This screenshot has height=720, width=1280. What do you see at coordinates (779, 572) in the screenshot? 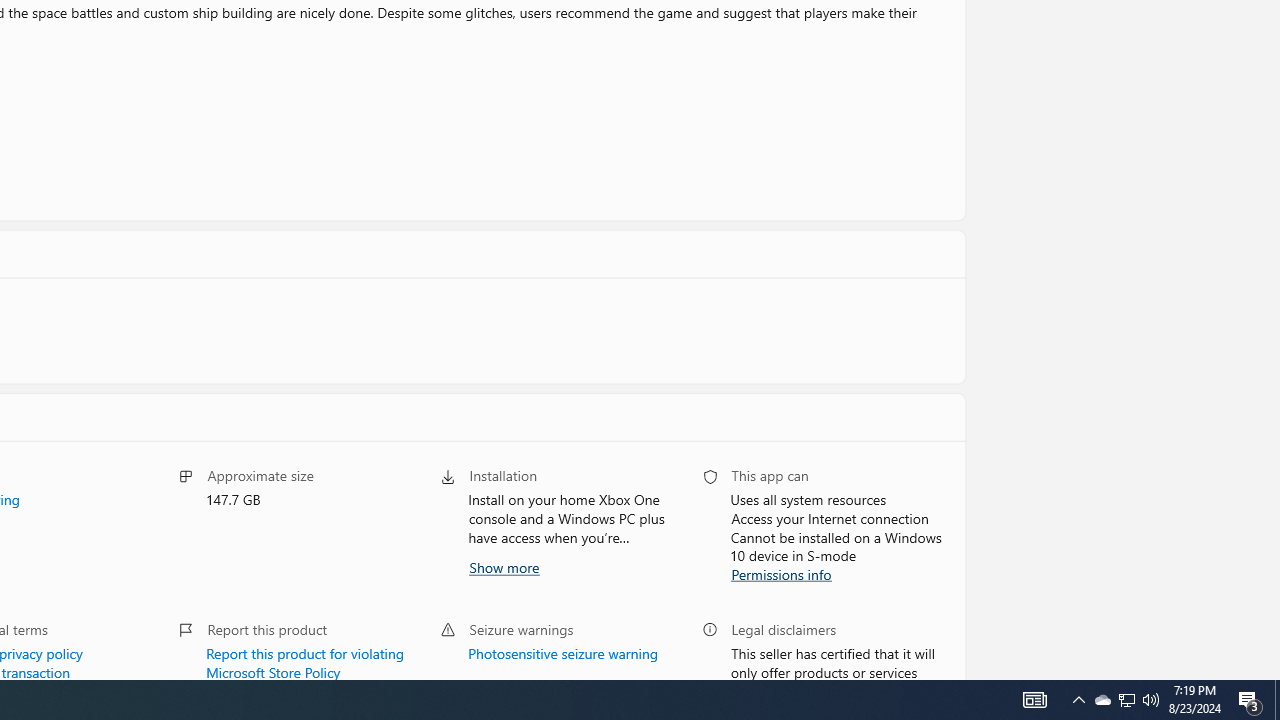
I see `'Permissions info'` at bounding box center [779, 572].